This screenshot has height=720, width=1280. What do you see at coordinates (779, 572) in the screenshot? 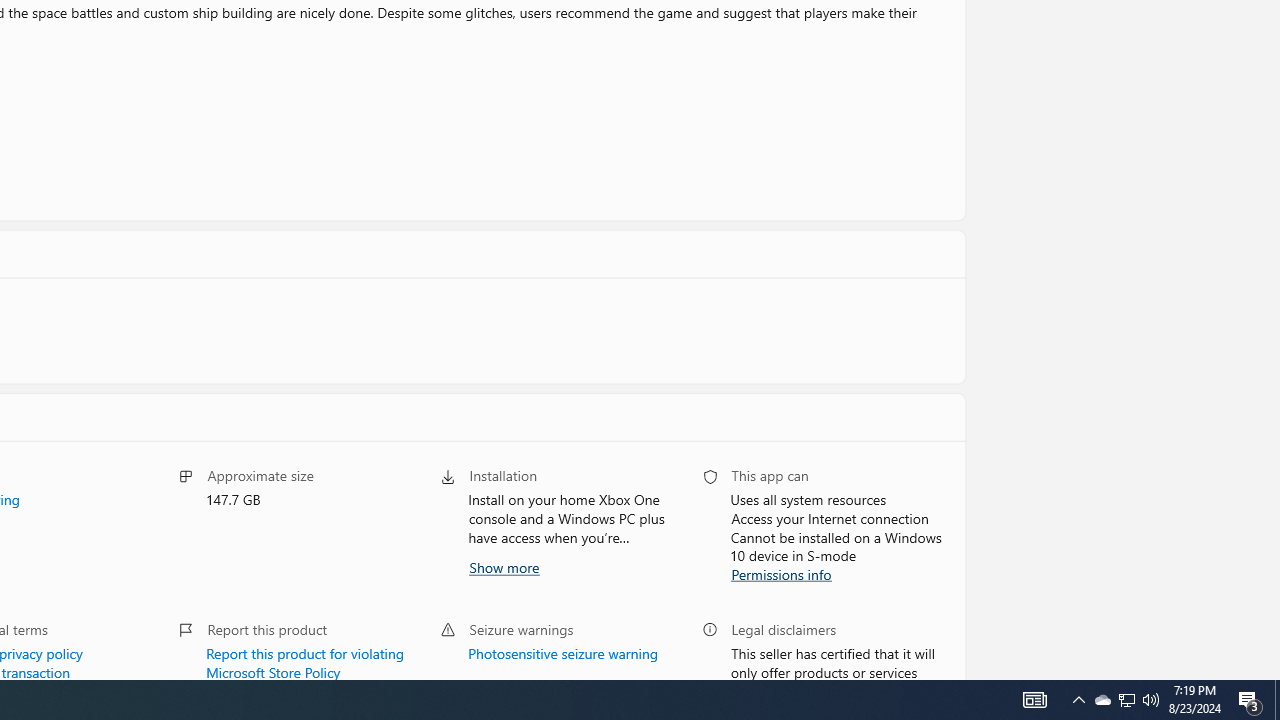
I see `'Permissions info'` at bounding box center [779, 572].